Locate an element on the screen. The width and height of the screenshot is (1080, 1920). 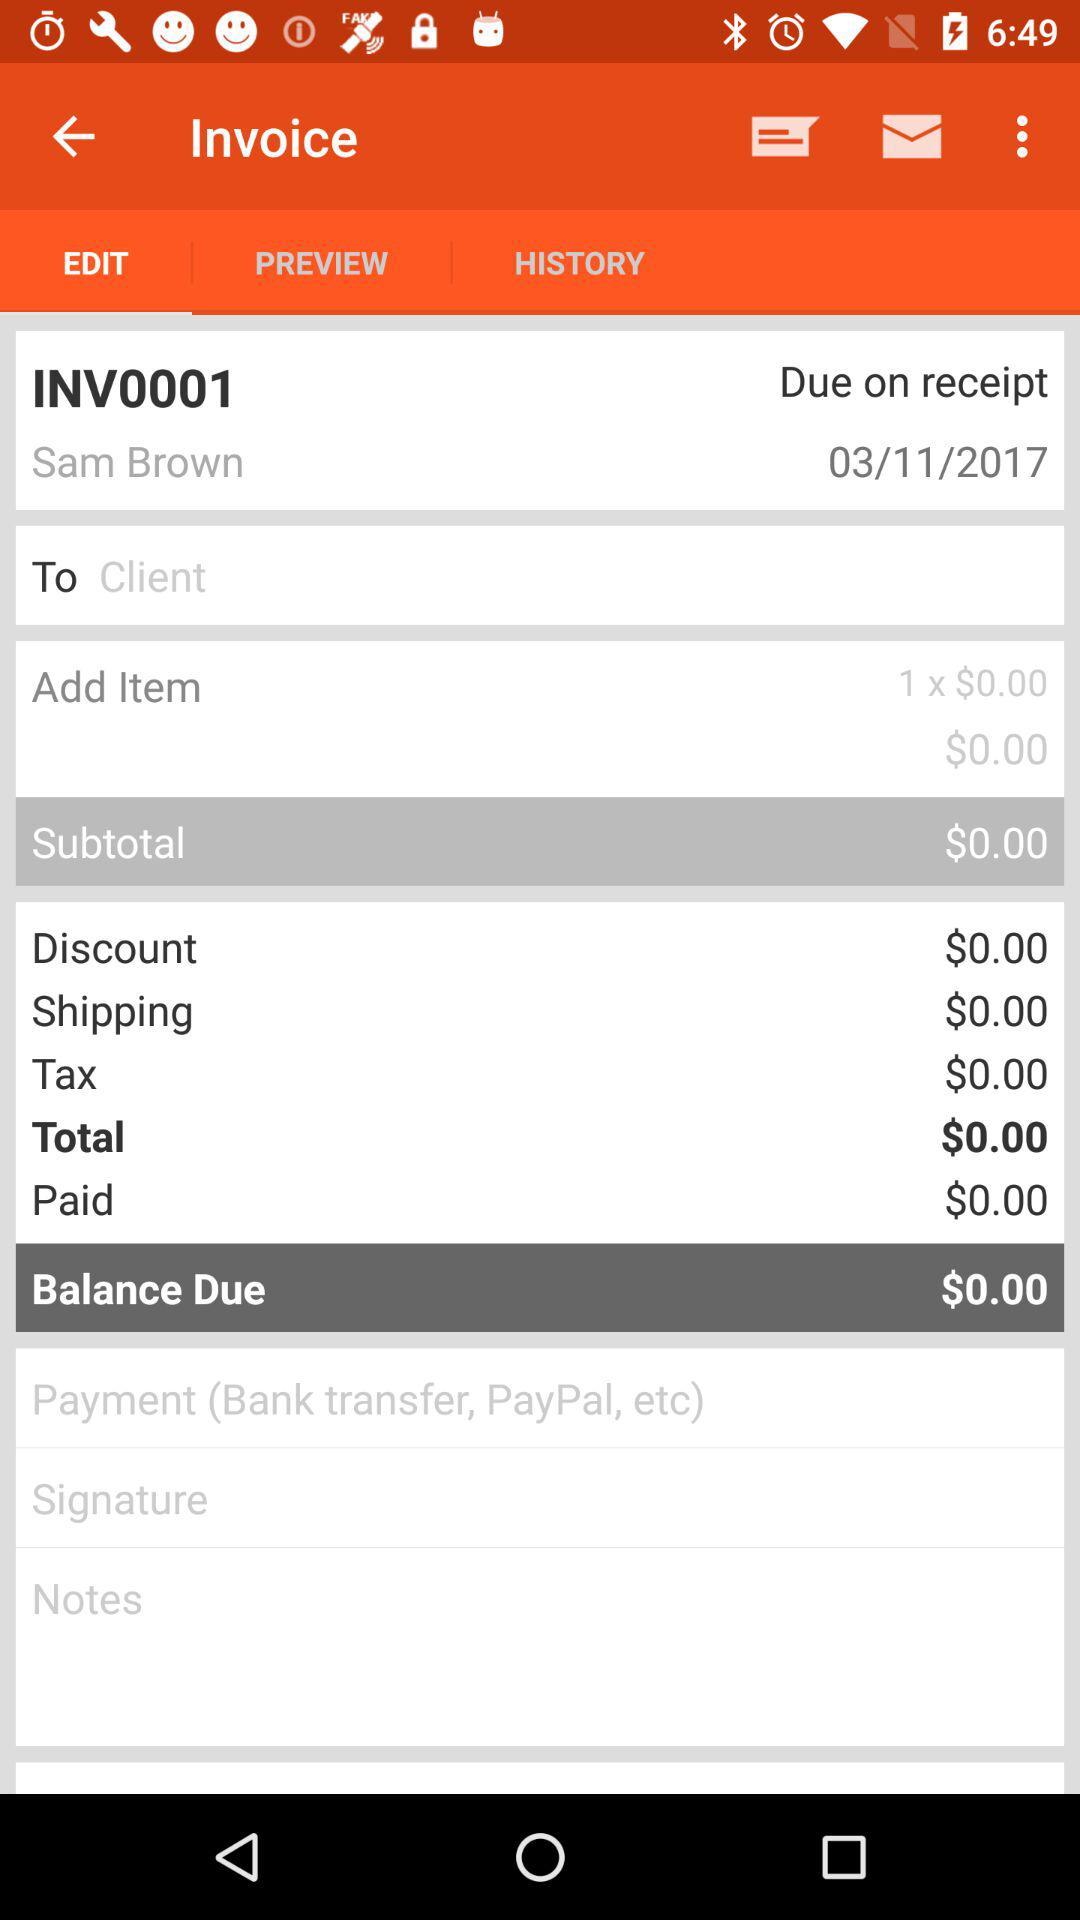
app next to the history app is located at coordinates (785, 135).